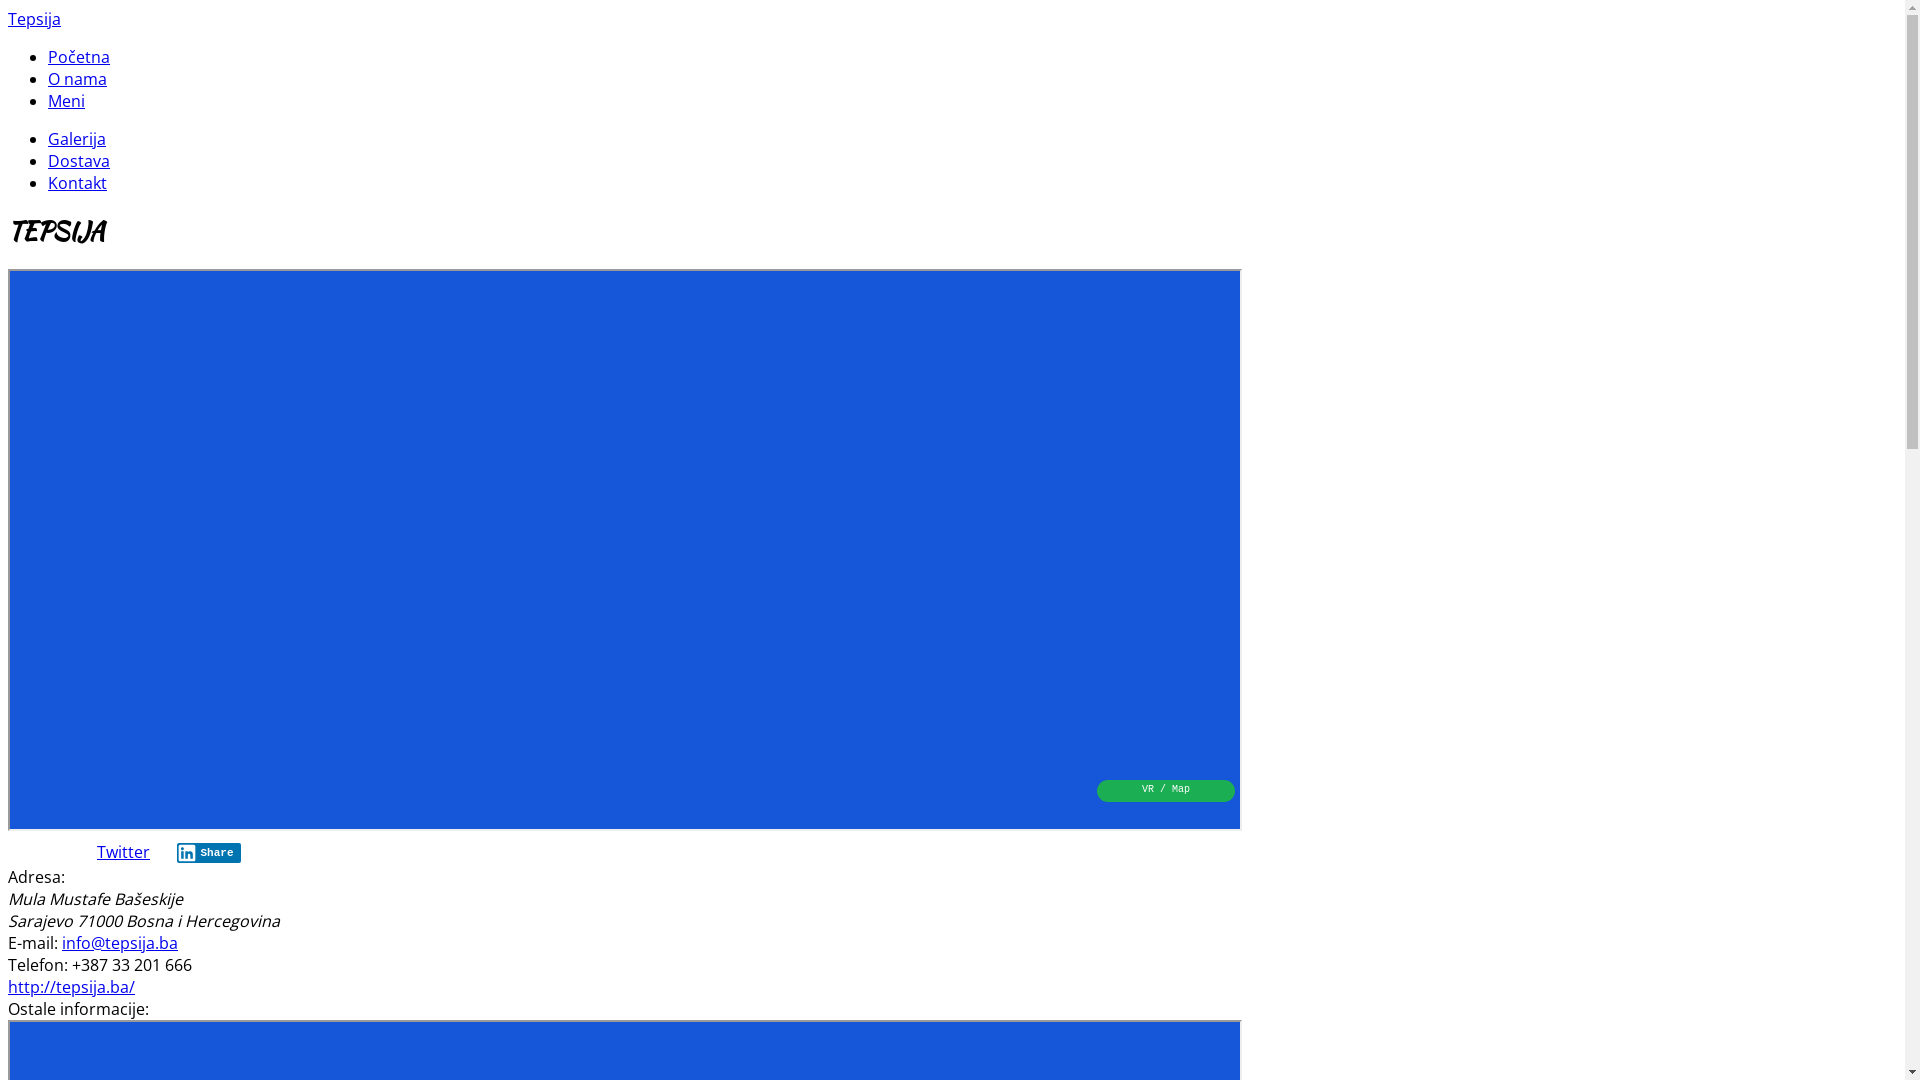  I want to click on 'Galerija', so click(76, 137).